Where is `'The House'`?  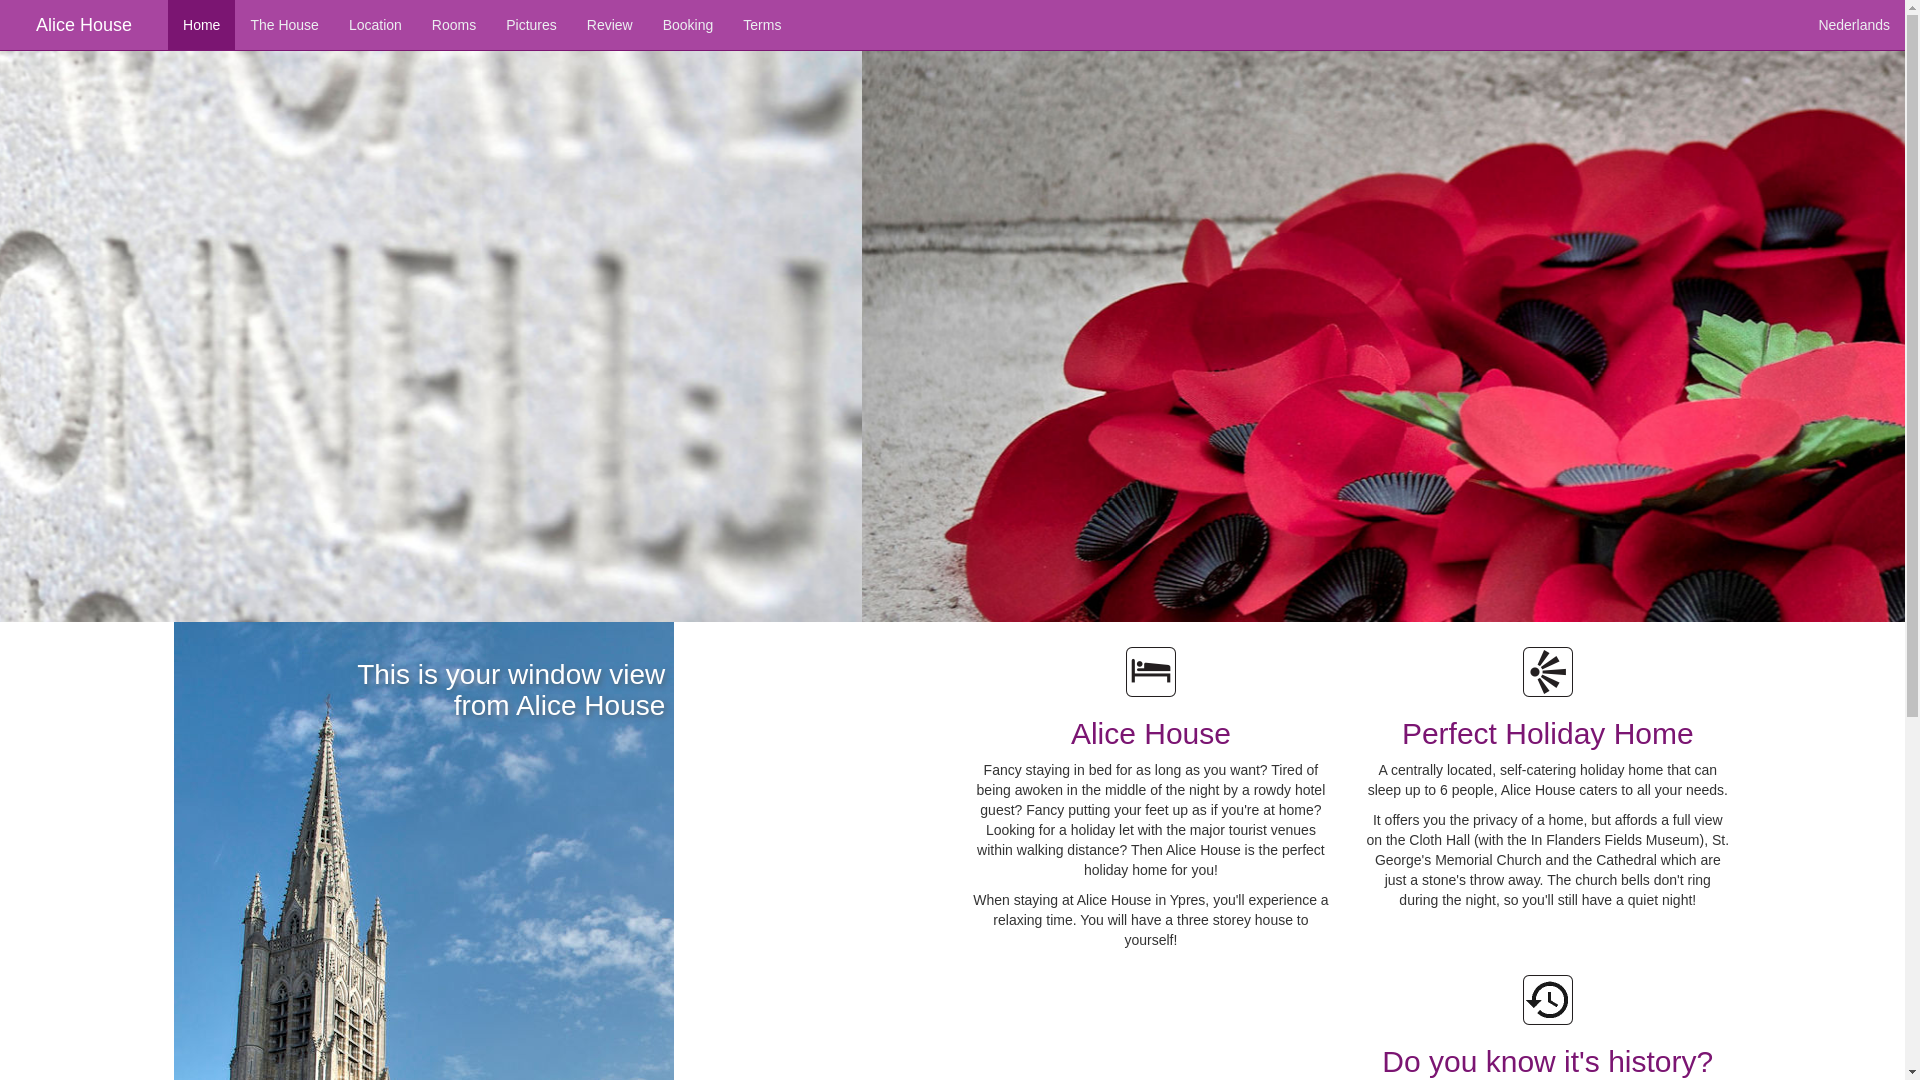
'The House' is located at coordinates (282, 24).